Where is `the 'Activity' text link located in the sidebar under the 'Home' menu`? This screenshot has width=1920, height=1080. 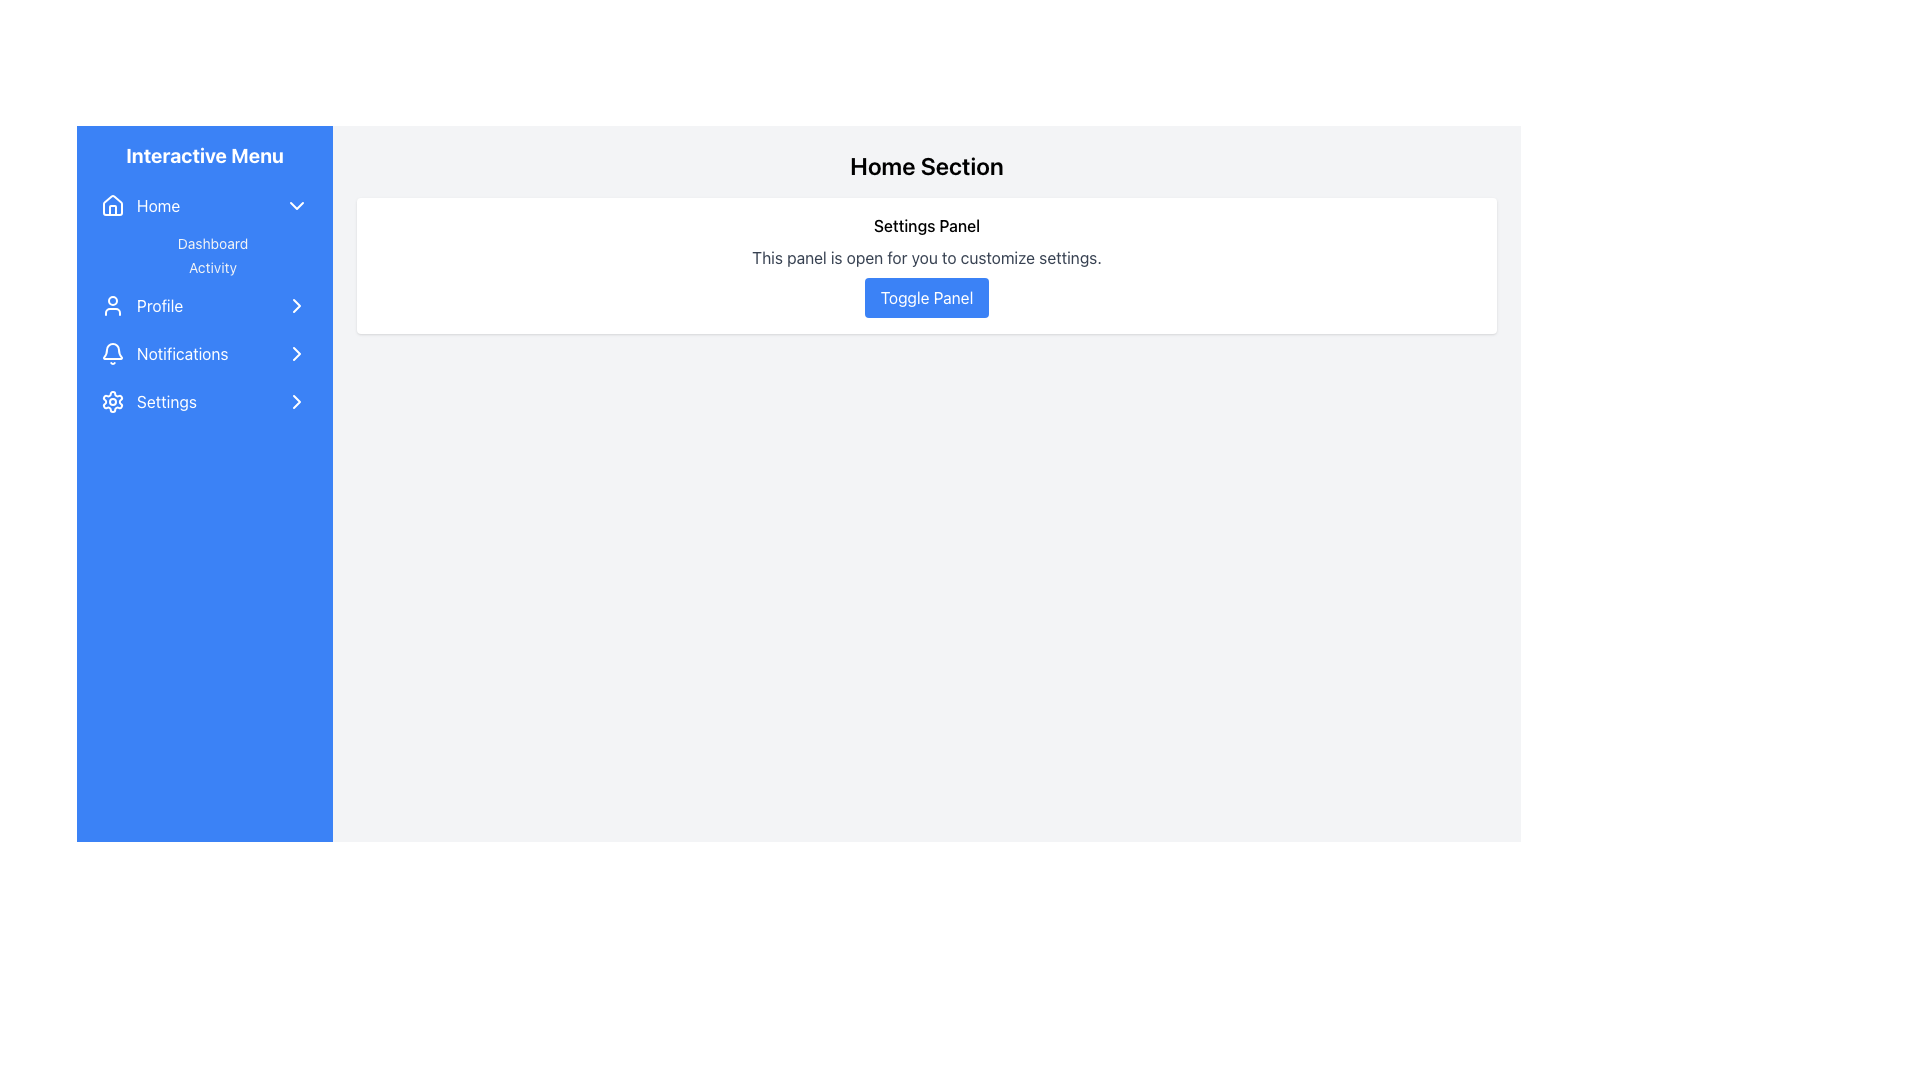 the 'Activity' text link located in the sidebar under the 'Home' menu is located at coordinates (212, 254).